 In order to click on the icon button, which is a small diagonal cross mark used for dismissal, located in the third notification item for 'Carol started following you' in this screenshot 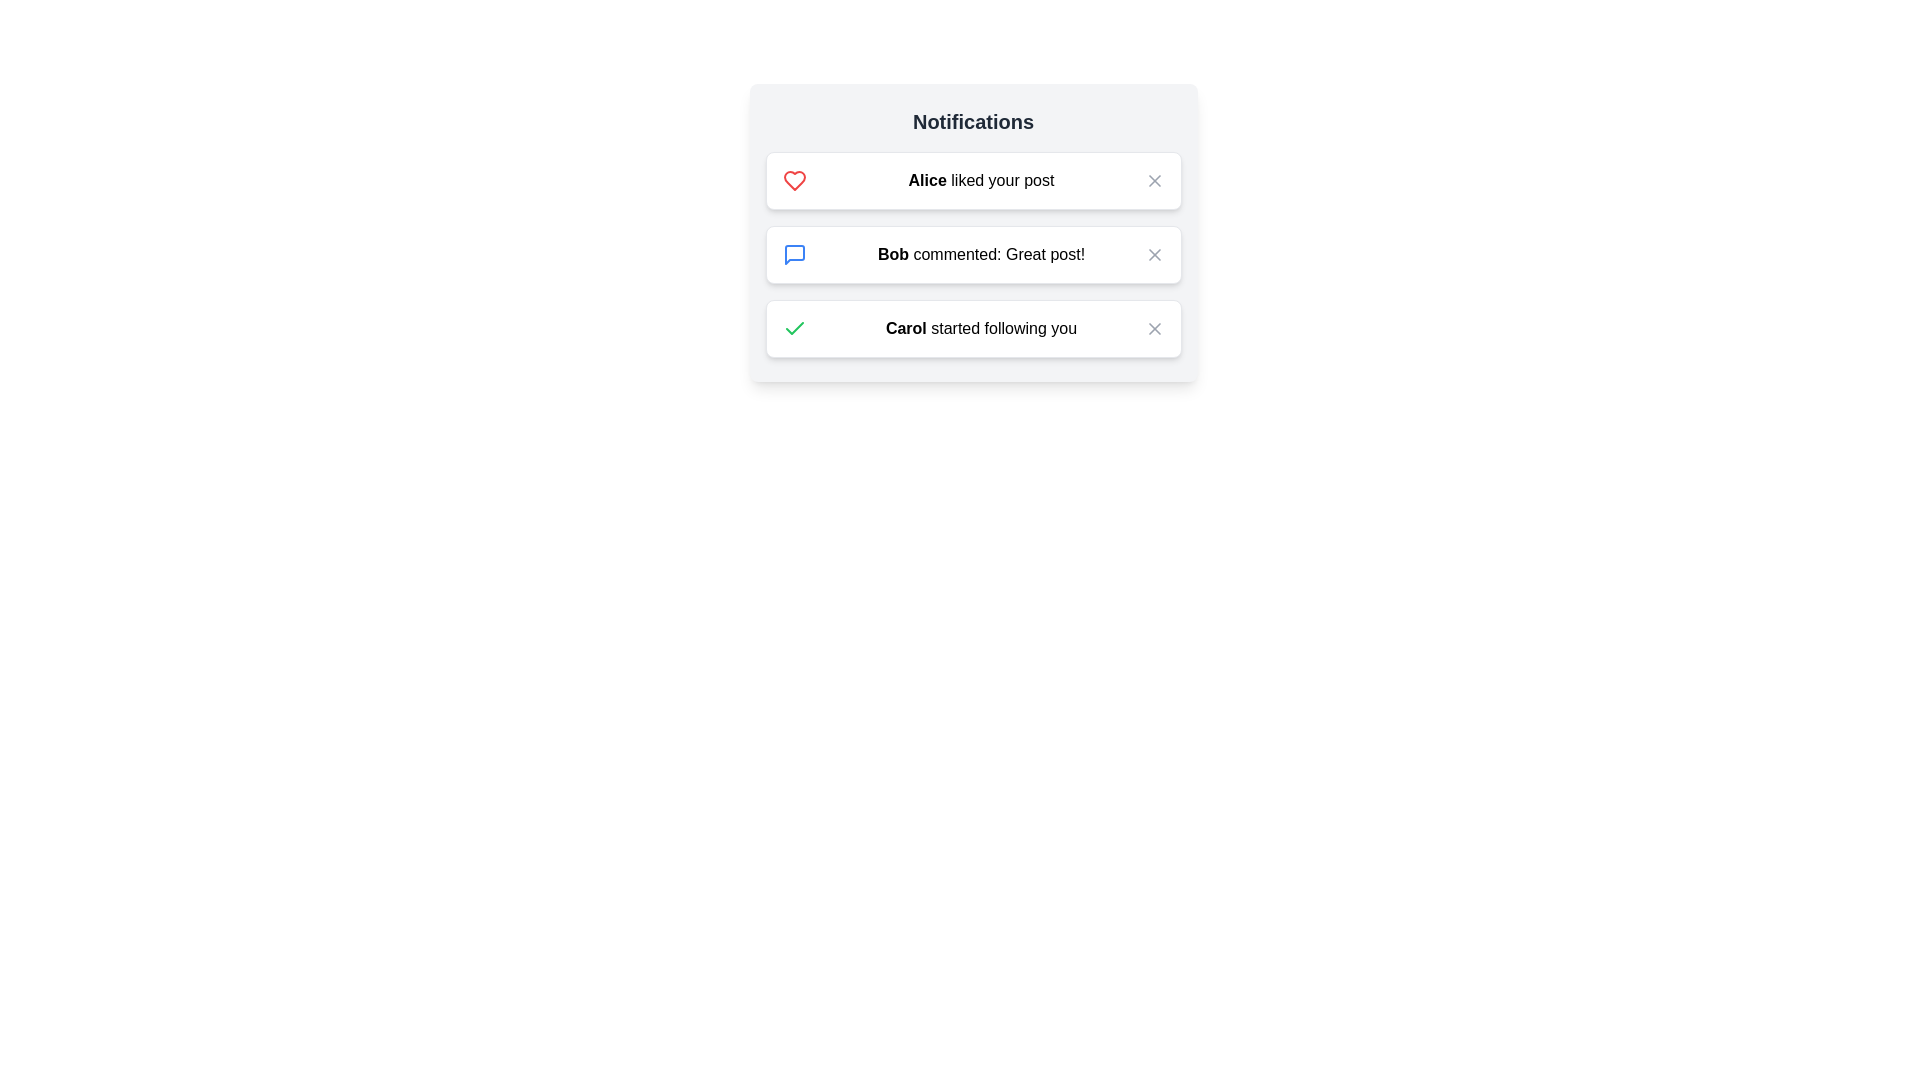, I will do `click(1154, 327)`.